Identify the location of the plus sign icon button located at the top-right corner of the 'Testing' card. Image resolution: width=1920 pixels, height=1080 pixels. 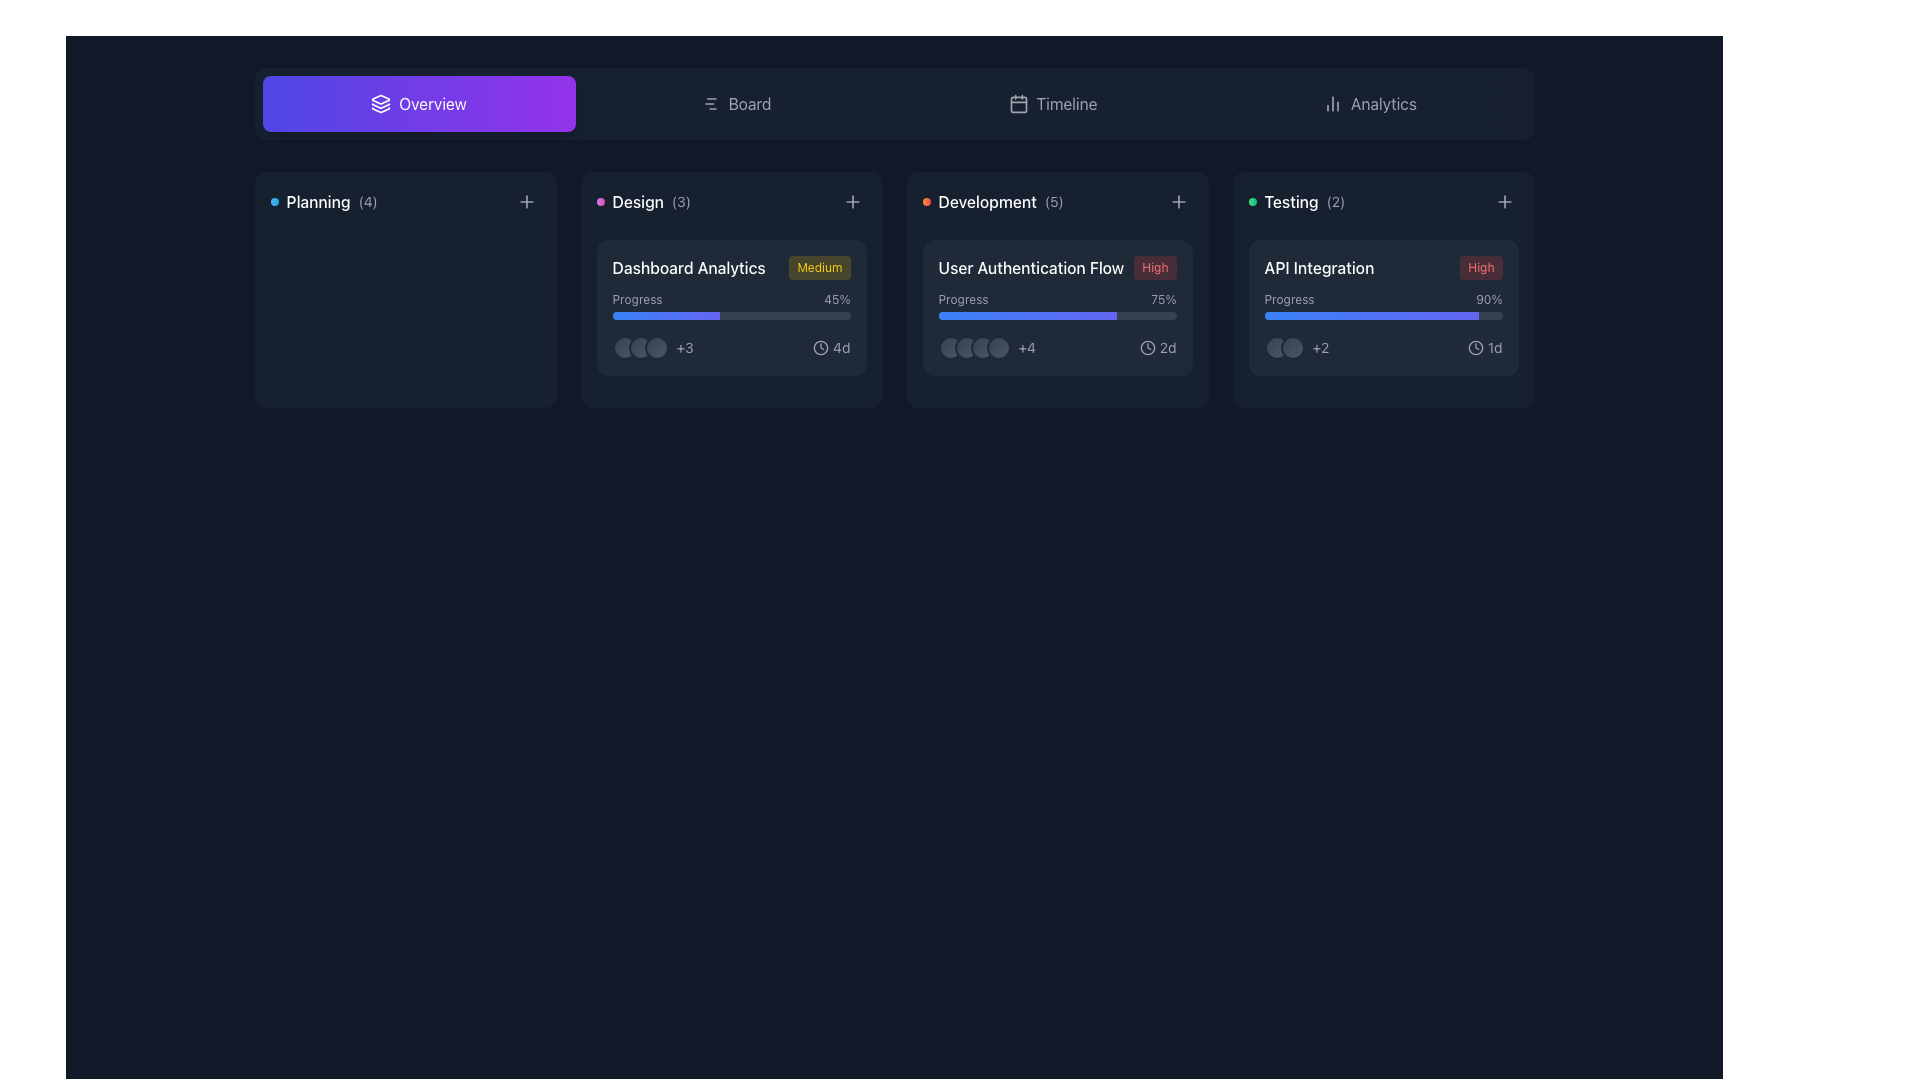
(1504, 201).